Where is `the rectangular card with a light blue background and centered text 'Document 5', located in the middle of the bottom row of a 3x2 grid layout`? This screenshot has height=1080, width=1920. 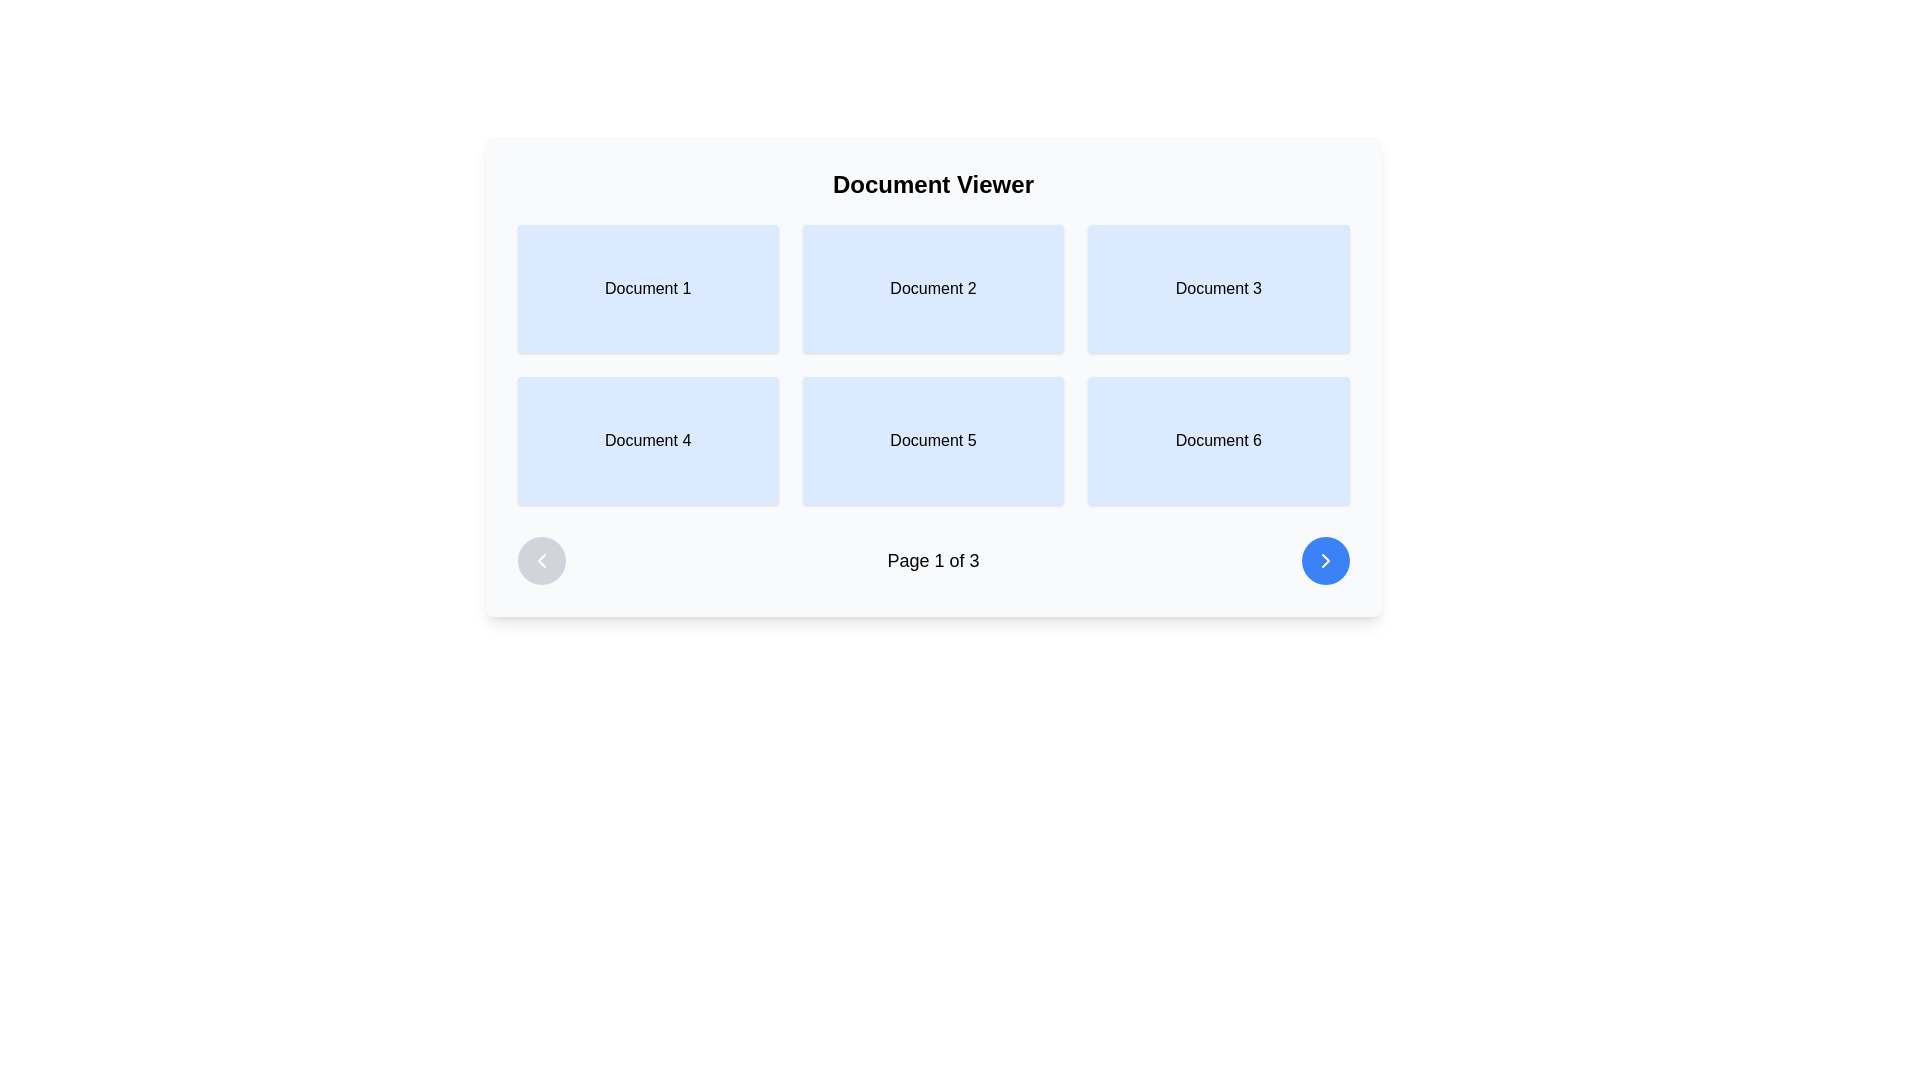 the rectangular card with a light blue background and centered text 'Document 5', located in the middle of the bottom row of a 3x2 grid layout is located at coordinates (932, 439).